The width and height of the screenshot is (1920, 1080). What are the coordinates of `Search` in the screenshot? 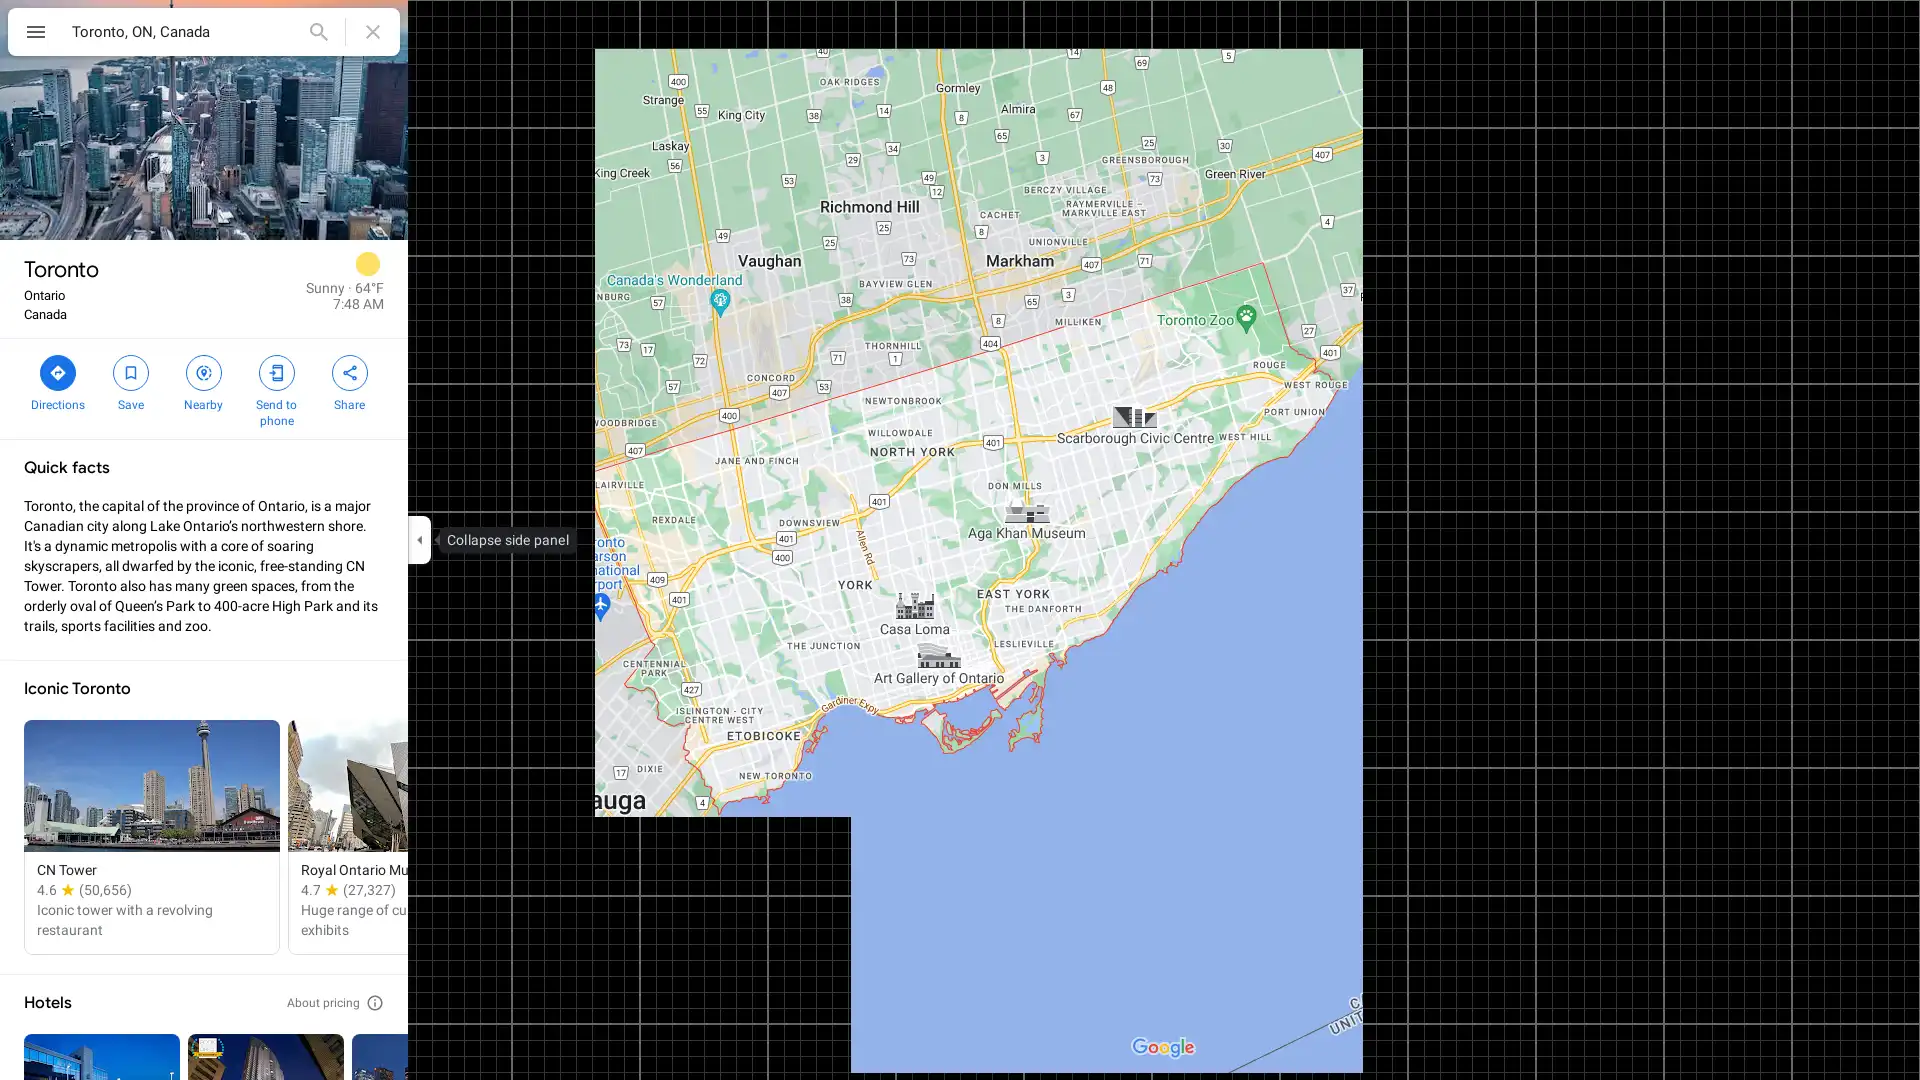 It's located at (317, 31).